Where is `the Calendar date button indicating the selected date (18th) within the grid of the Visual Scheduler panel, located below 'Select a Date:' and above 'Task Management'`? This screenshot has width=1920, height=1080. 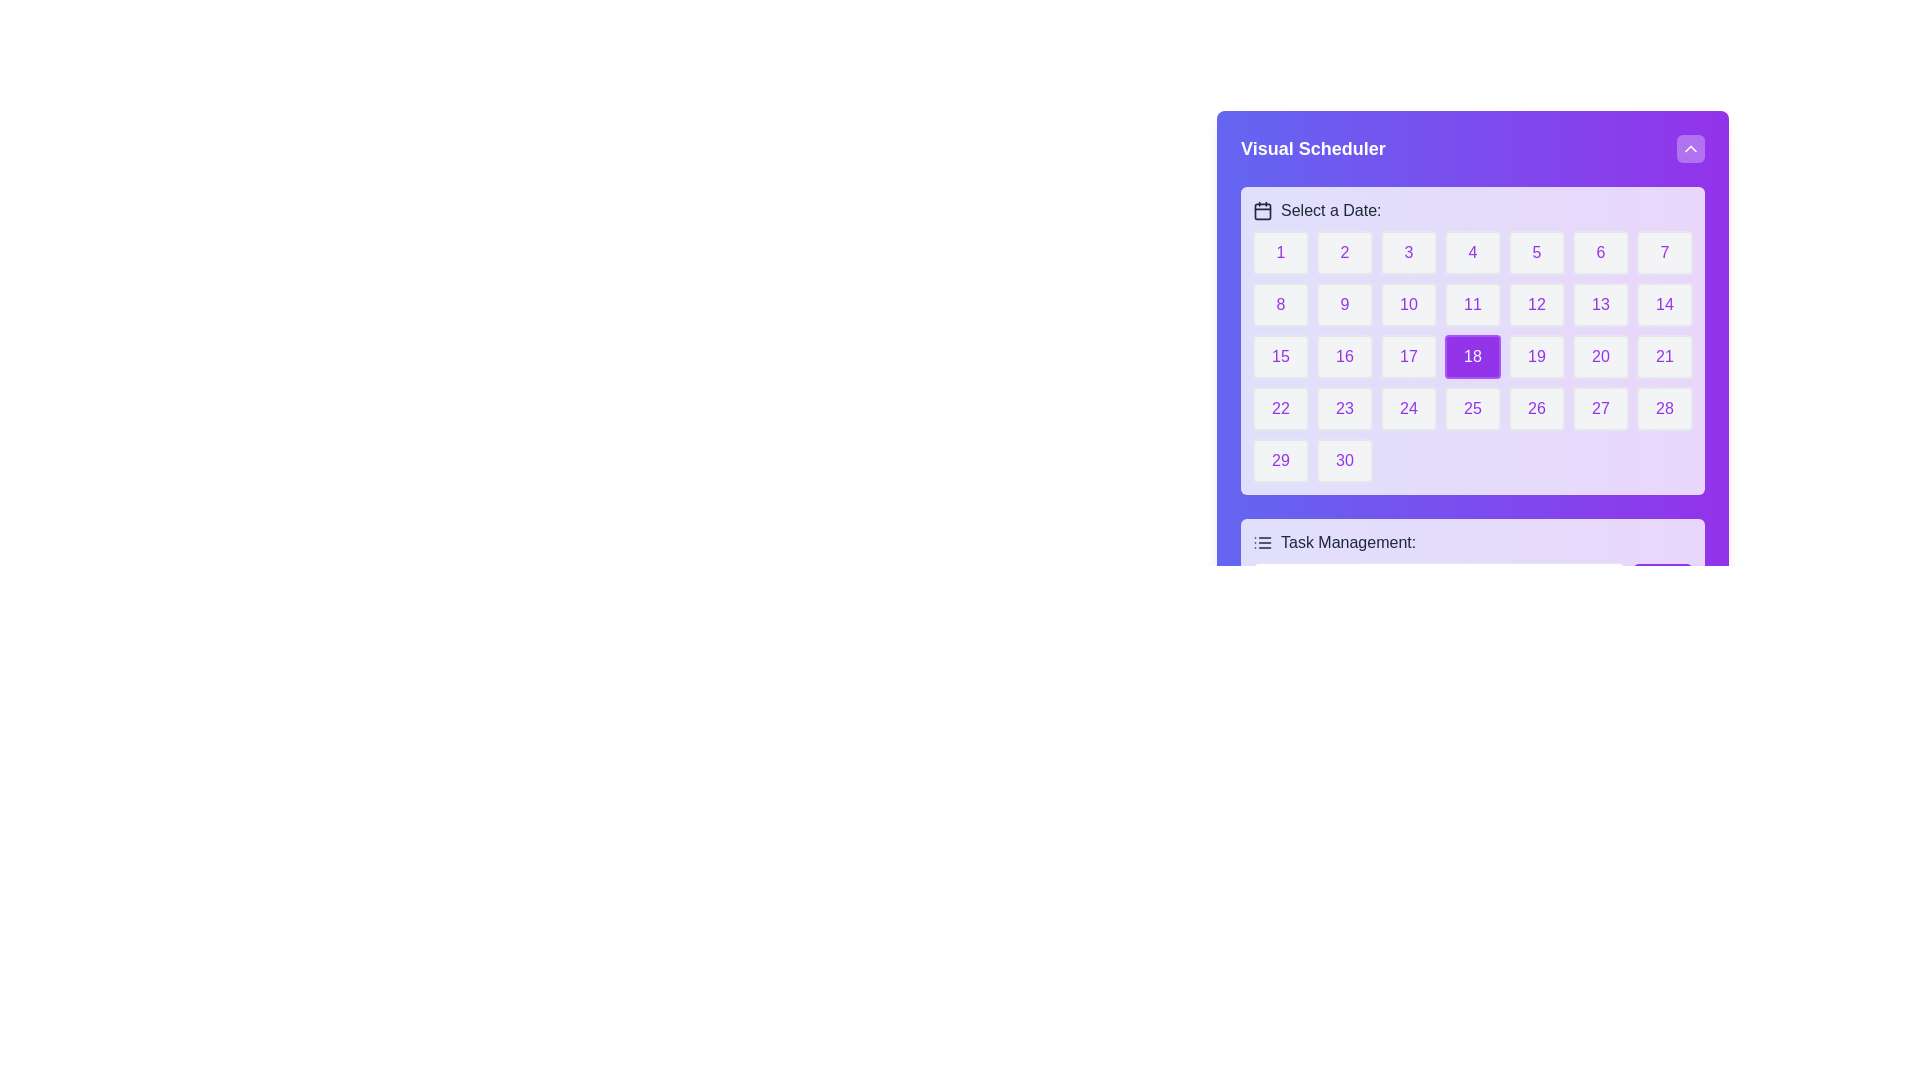
the Calendar date button indicating the selected date (18th) within the grid of the Visual Scheduler panel, located below 'Select a Date:' and above 'Task Management' is located at coordinates (1473, 339).